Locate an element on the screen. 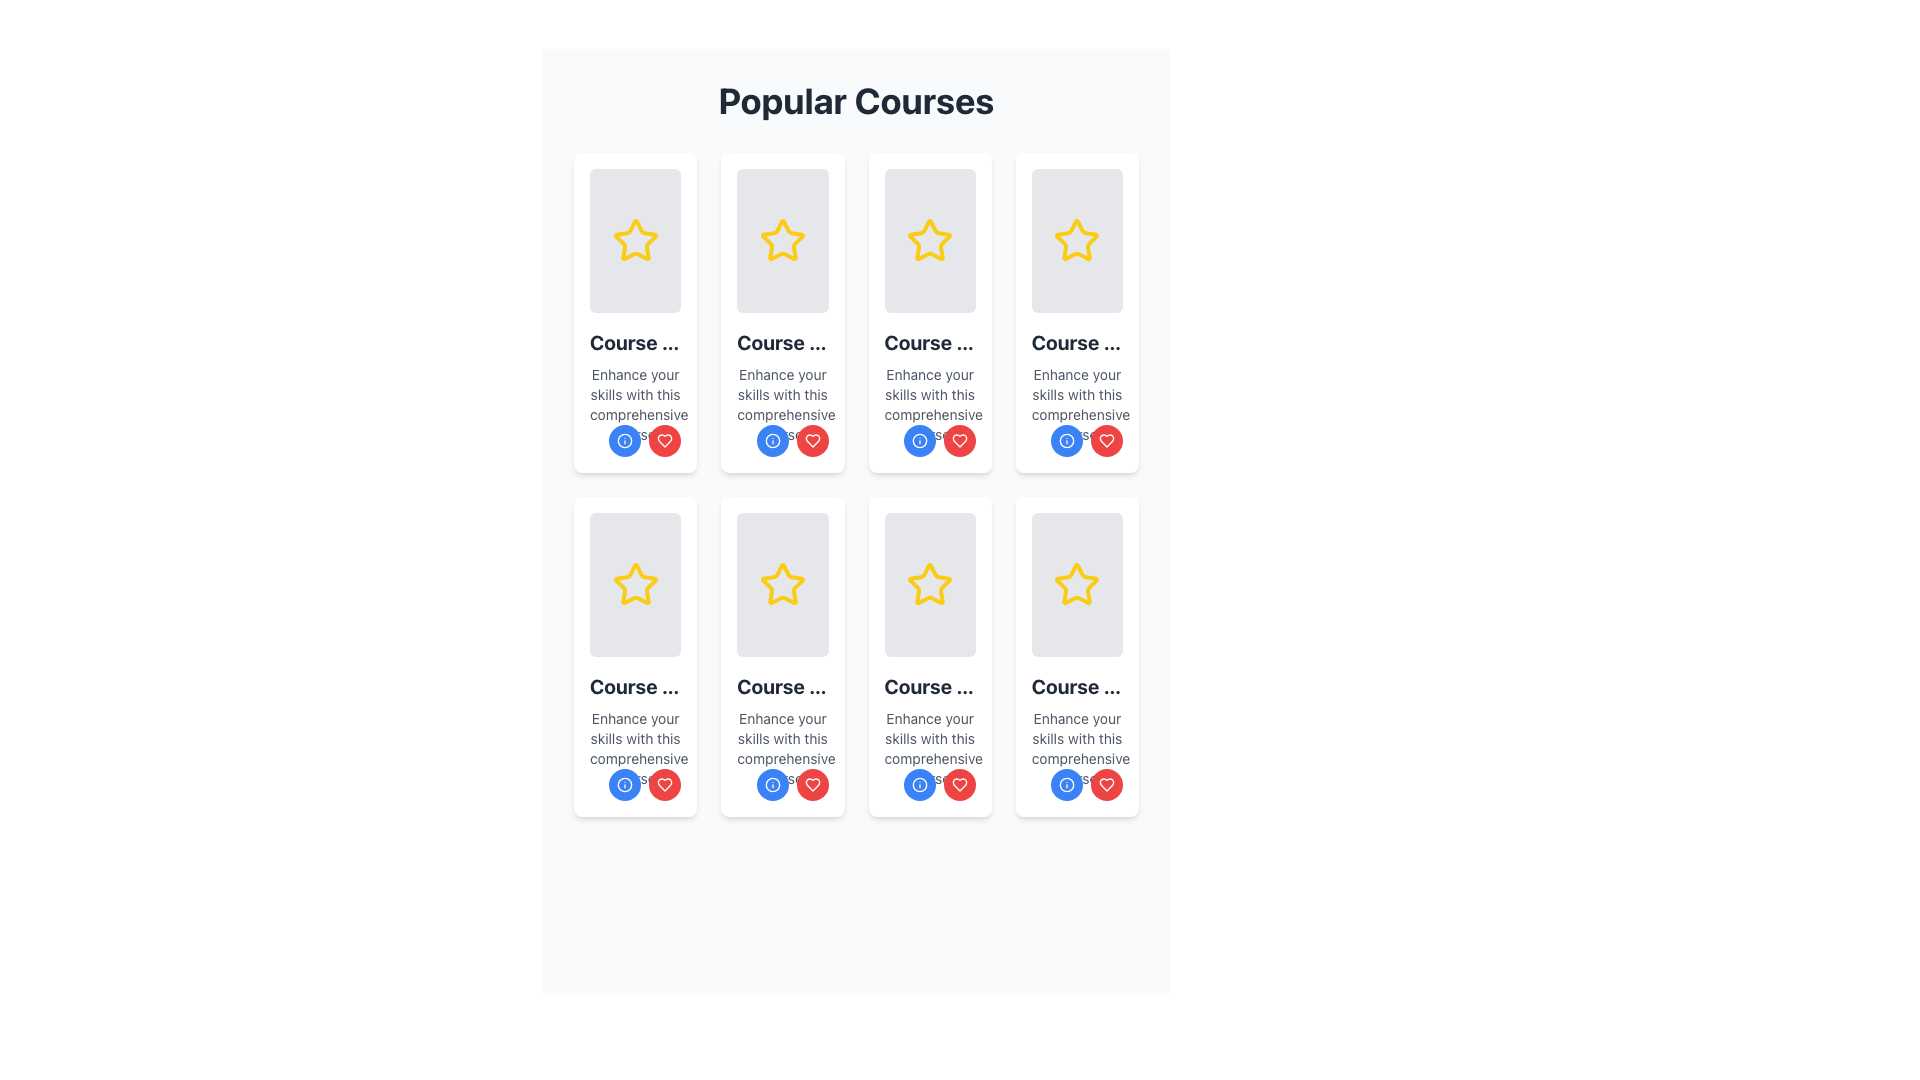 This screenshot has height=1080, width=1920. the blue circular information icon located at the bottom section of the card component, which is part of a grid layout and next to a heart-shaped icon is located at coordinates (918, 439).